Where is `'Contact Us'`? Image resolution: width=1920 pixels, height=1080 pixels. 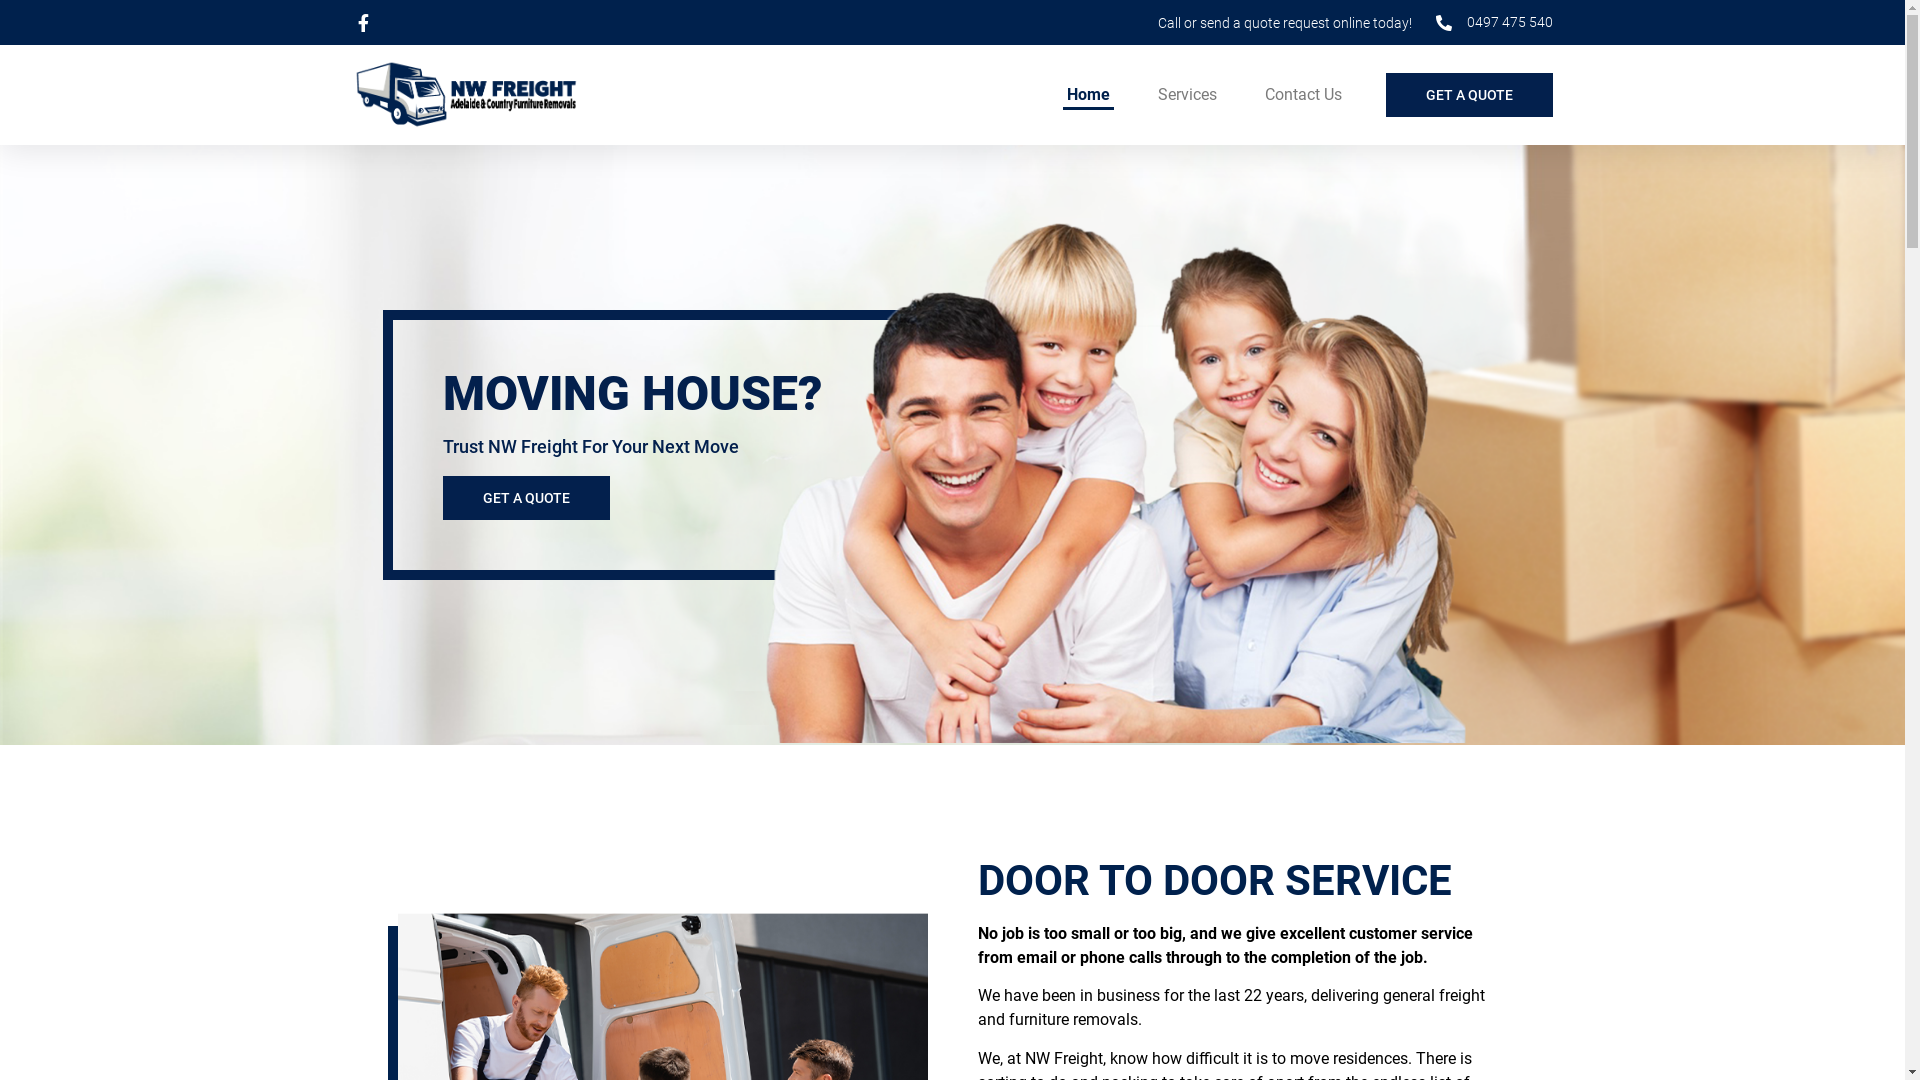
'Contact Us' is located at coordinates (1302, 95).